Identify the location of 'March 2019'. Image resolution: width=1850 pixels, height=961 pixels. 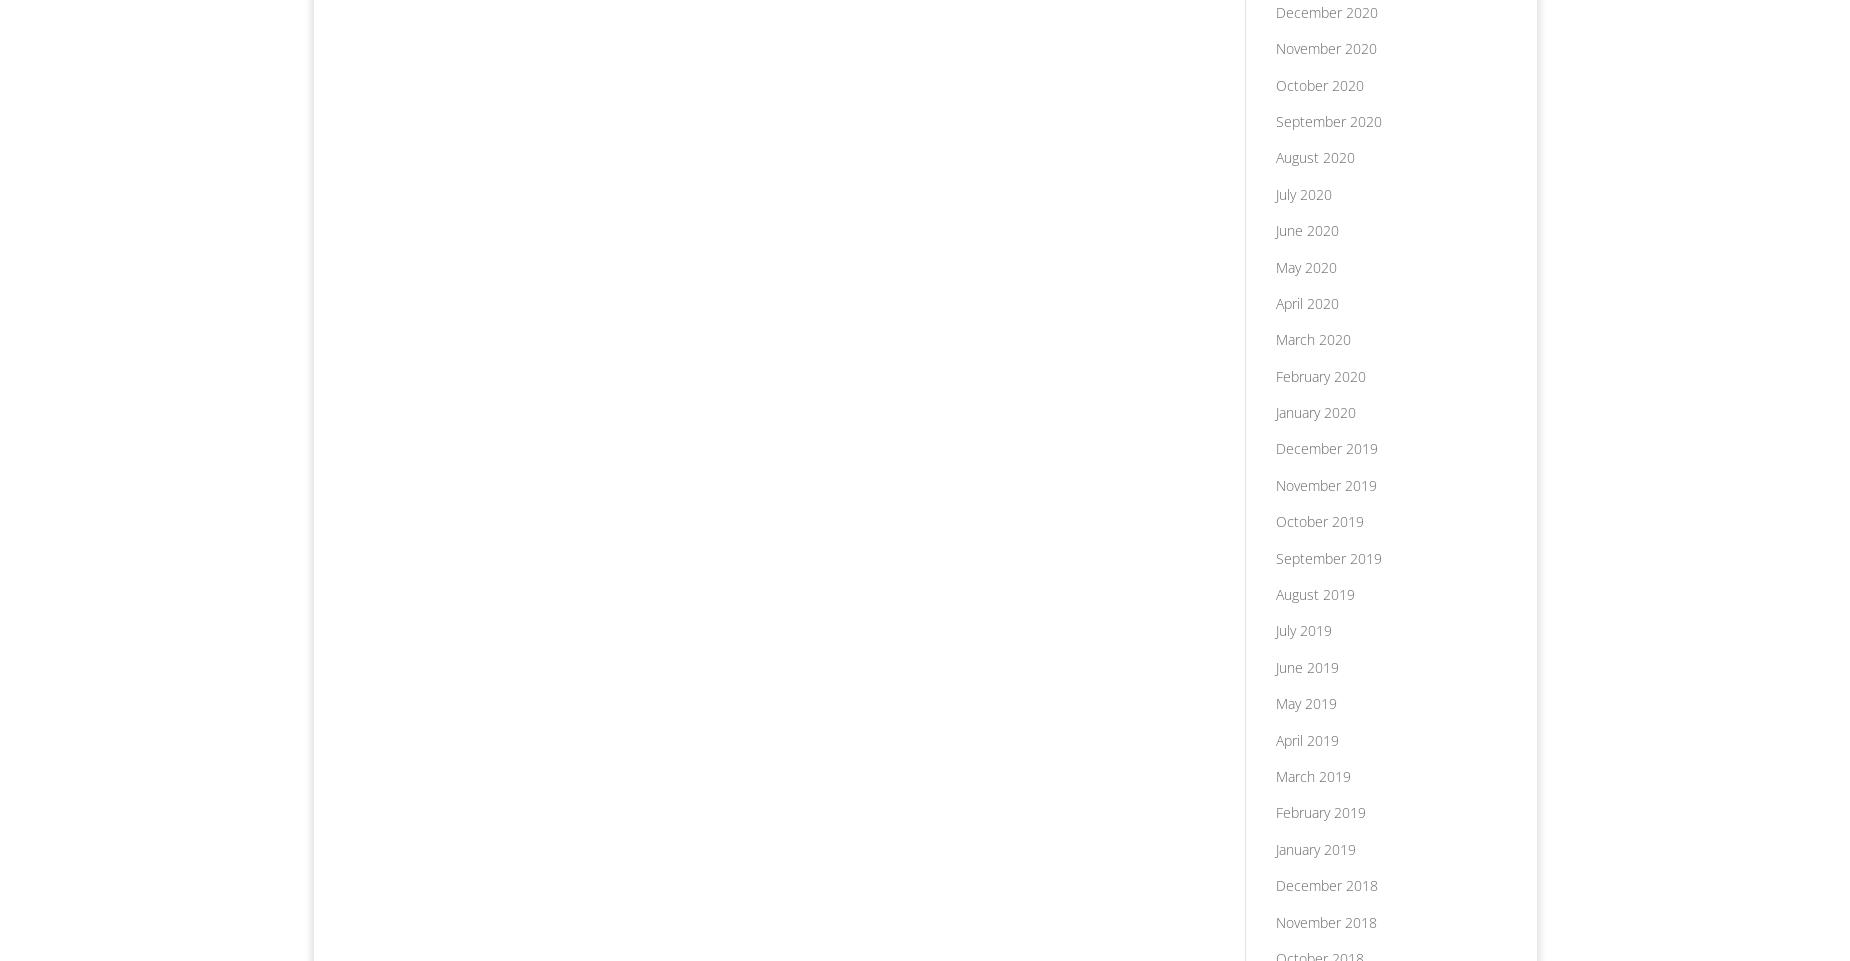
(1311, 774).